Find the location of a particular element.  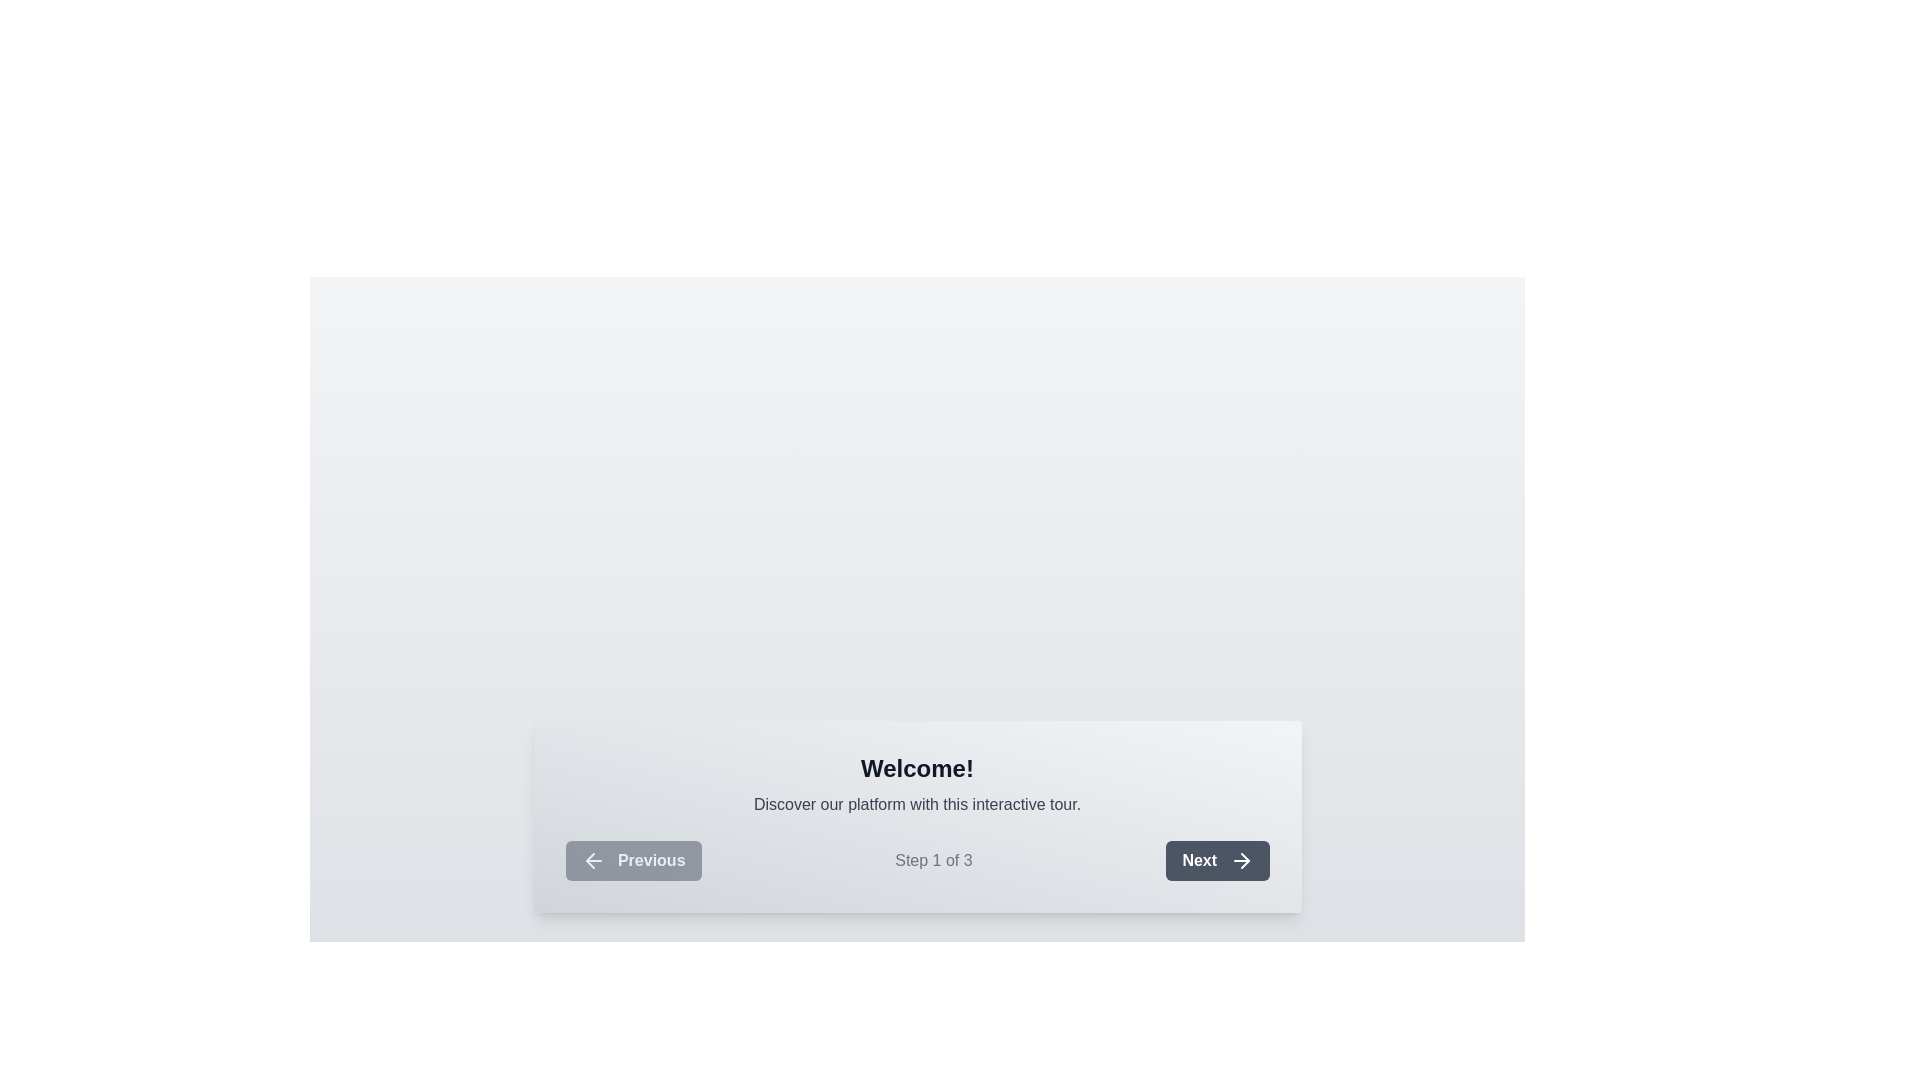

the text label that indicates the current navigation status of the application tour, which displays 'Step 1 of 3' and is located at the bottom-right between the 'Previous' and 'Next' buttons is located at coordinates (916, 859).